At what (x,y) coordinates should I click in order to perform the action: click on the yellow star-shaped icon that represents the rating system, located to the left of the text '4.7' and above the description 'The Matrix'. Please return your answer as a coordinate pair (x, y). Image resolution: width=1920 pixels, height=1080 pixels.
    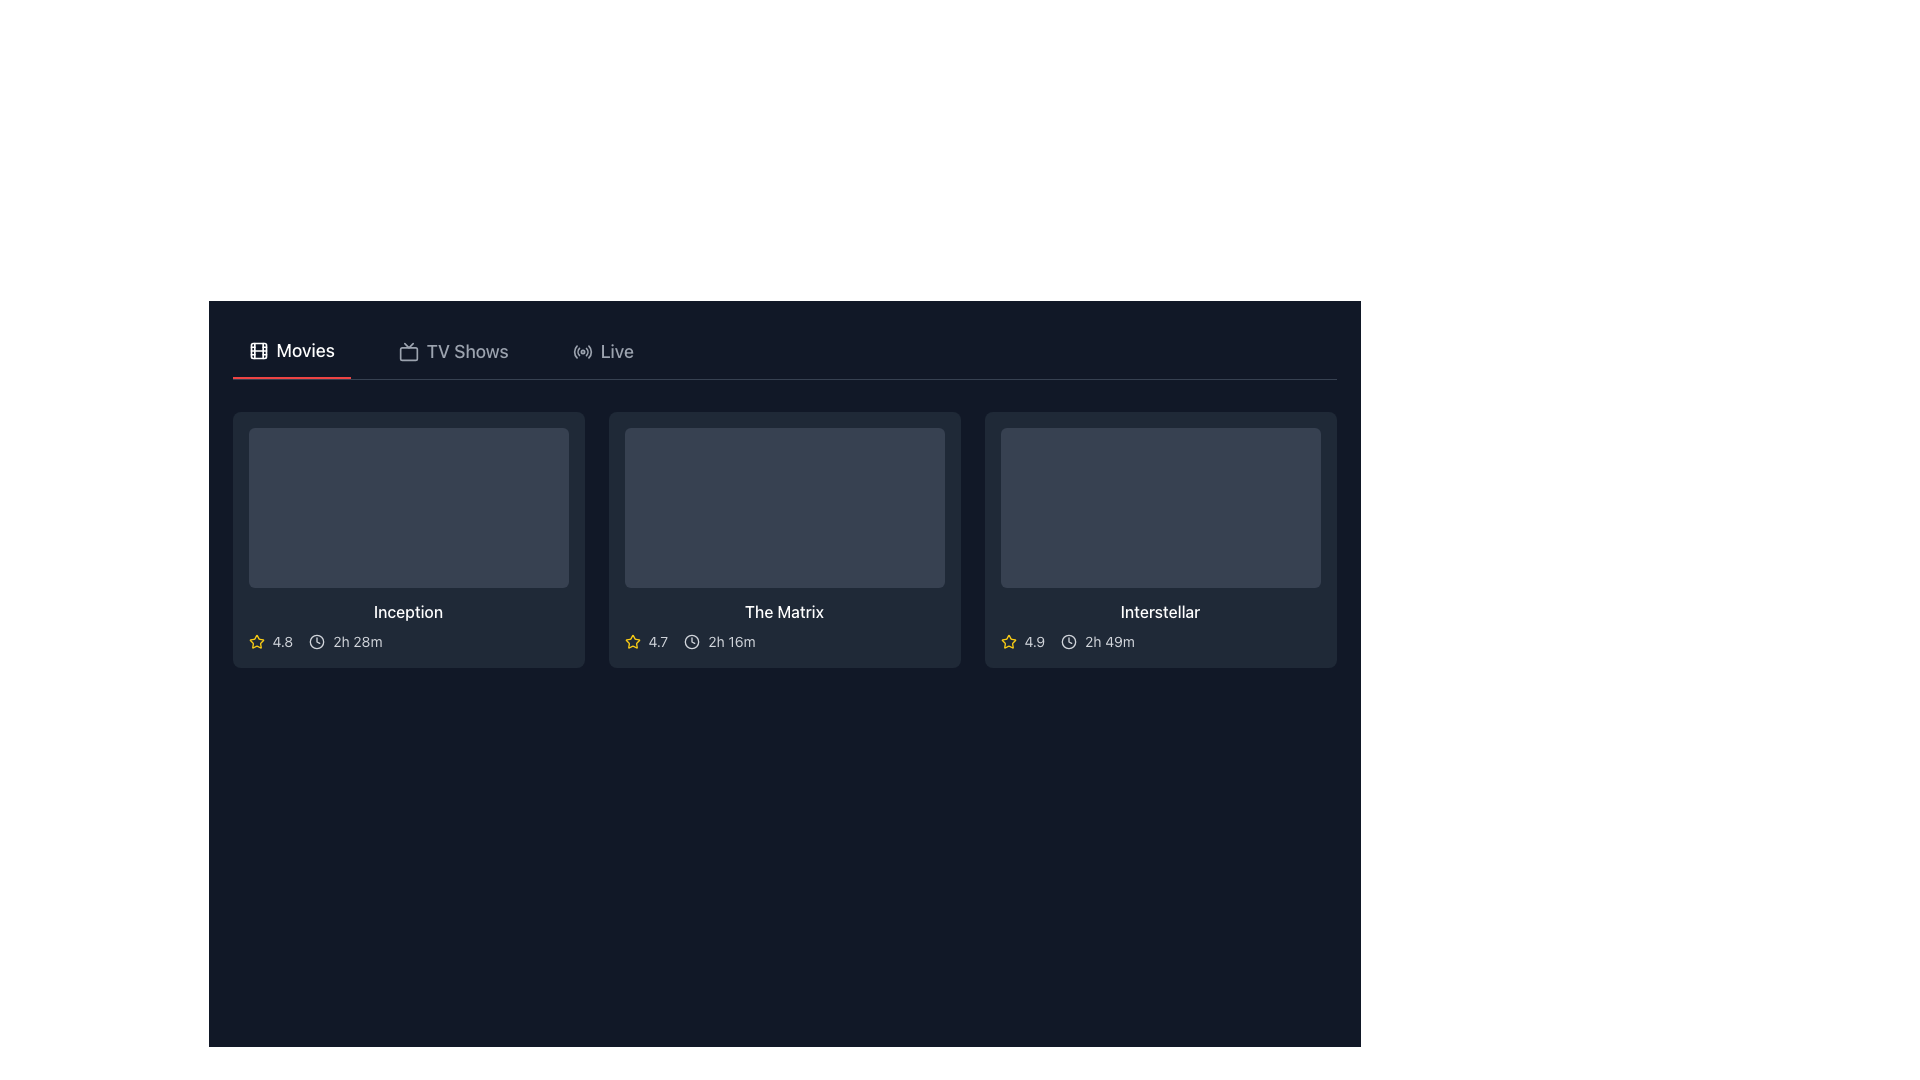
    Looking at the image, I should click on (631, 641).